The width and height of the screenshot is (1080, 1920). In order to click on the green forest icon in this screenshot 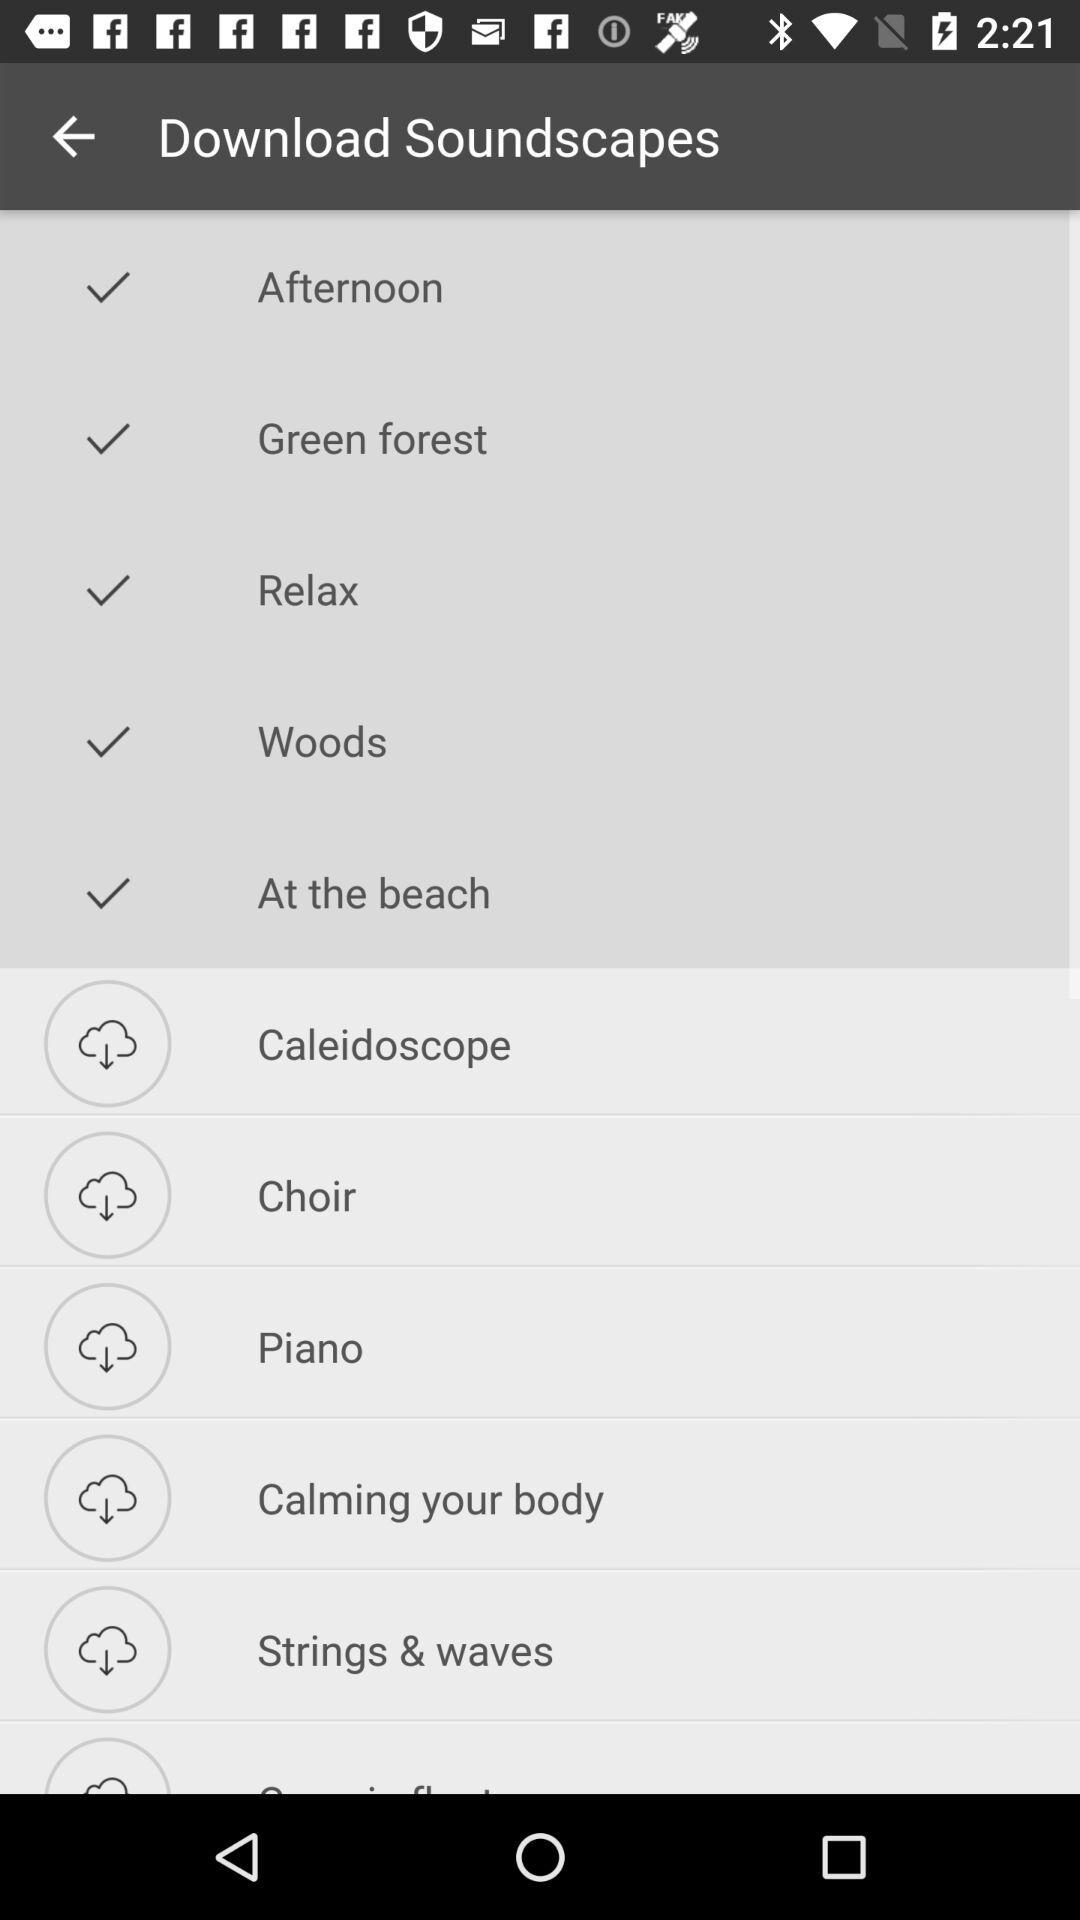, I will do `click(668, 436)`.